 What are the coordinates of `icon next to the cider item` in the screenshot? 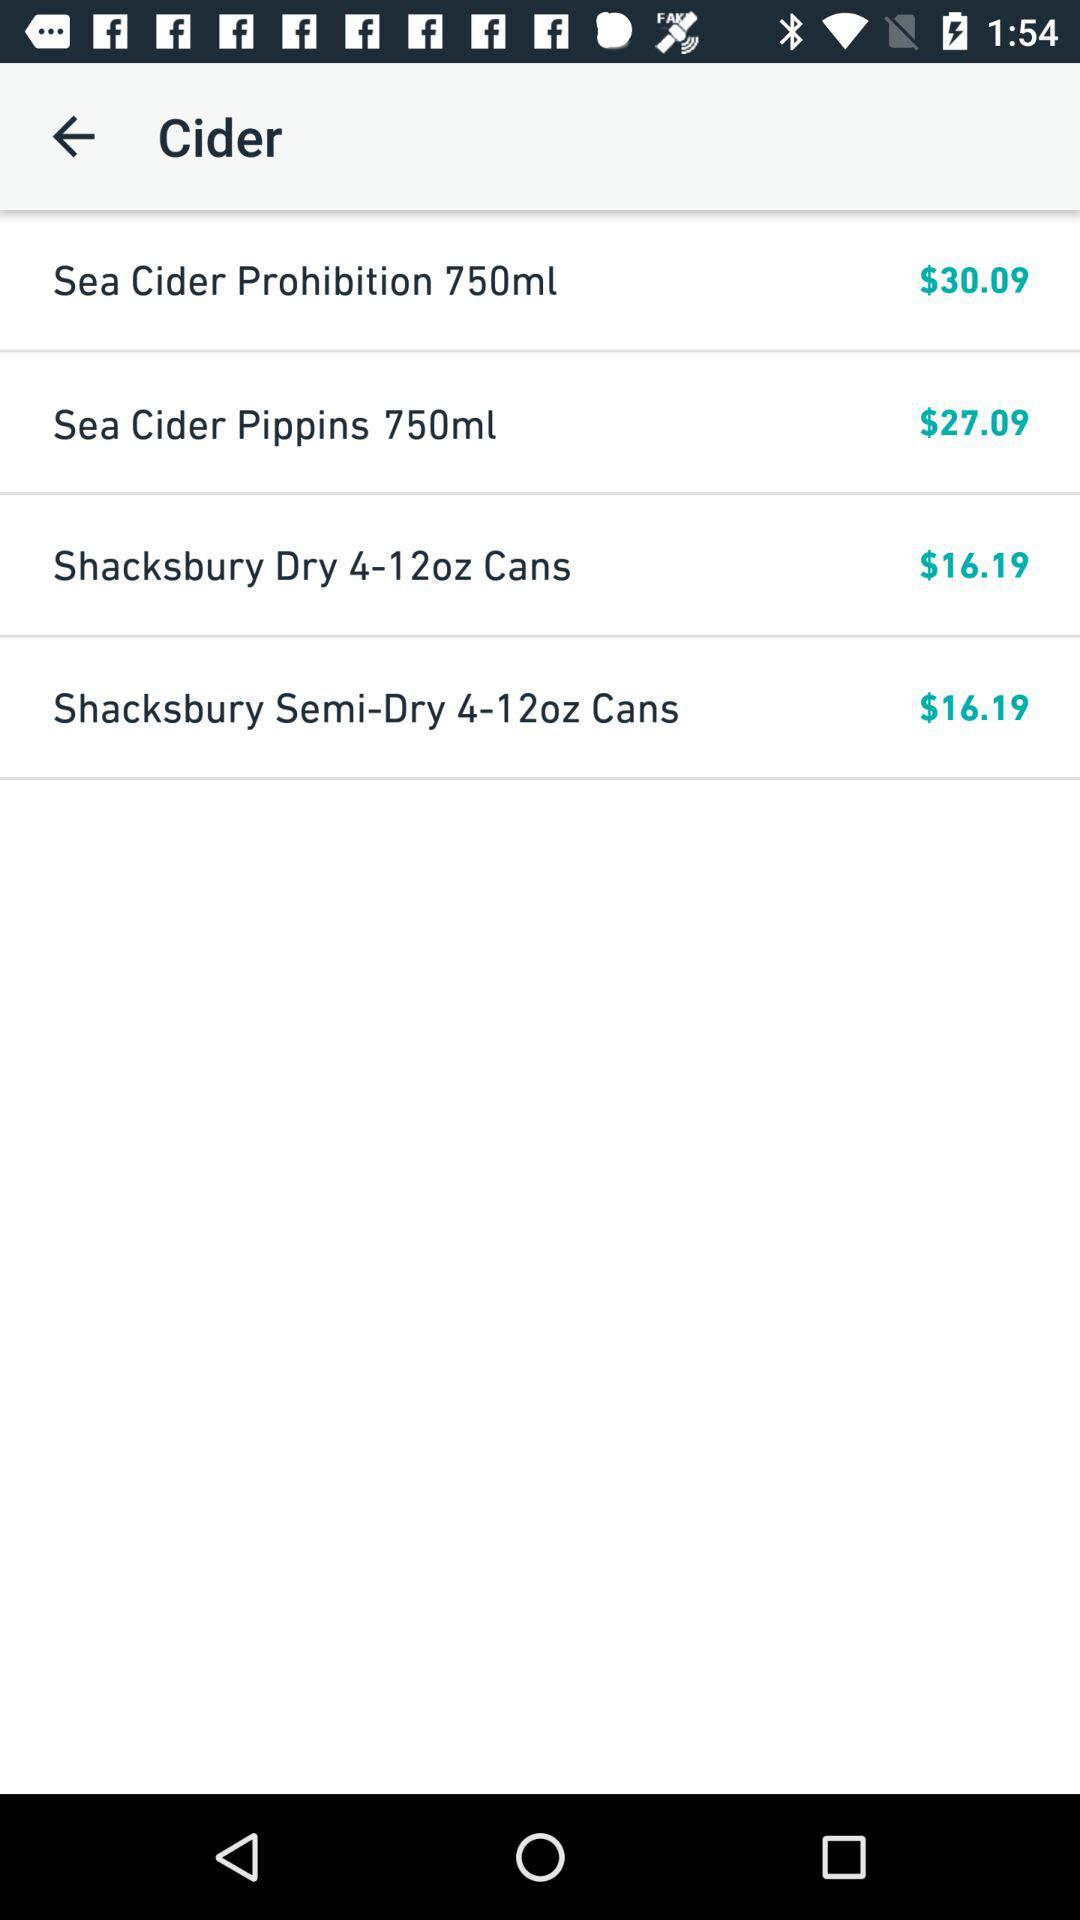 It's located at (72, 135).